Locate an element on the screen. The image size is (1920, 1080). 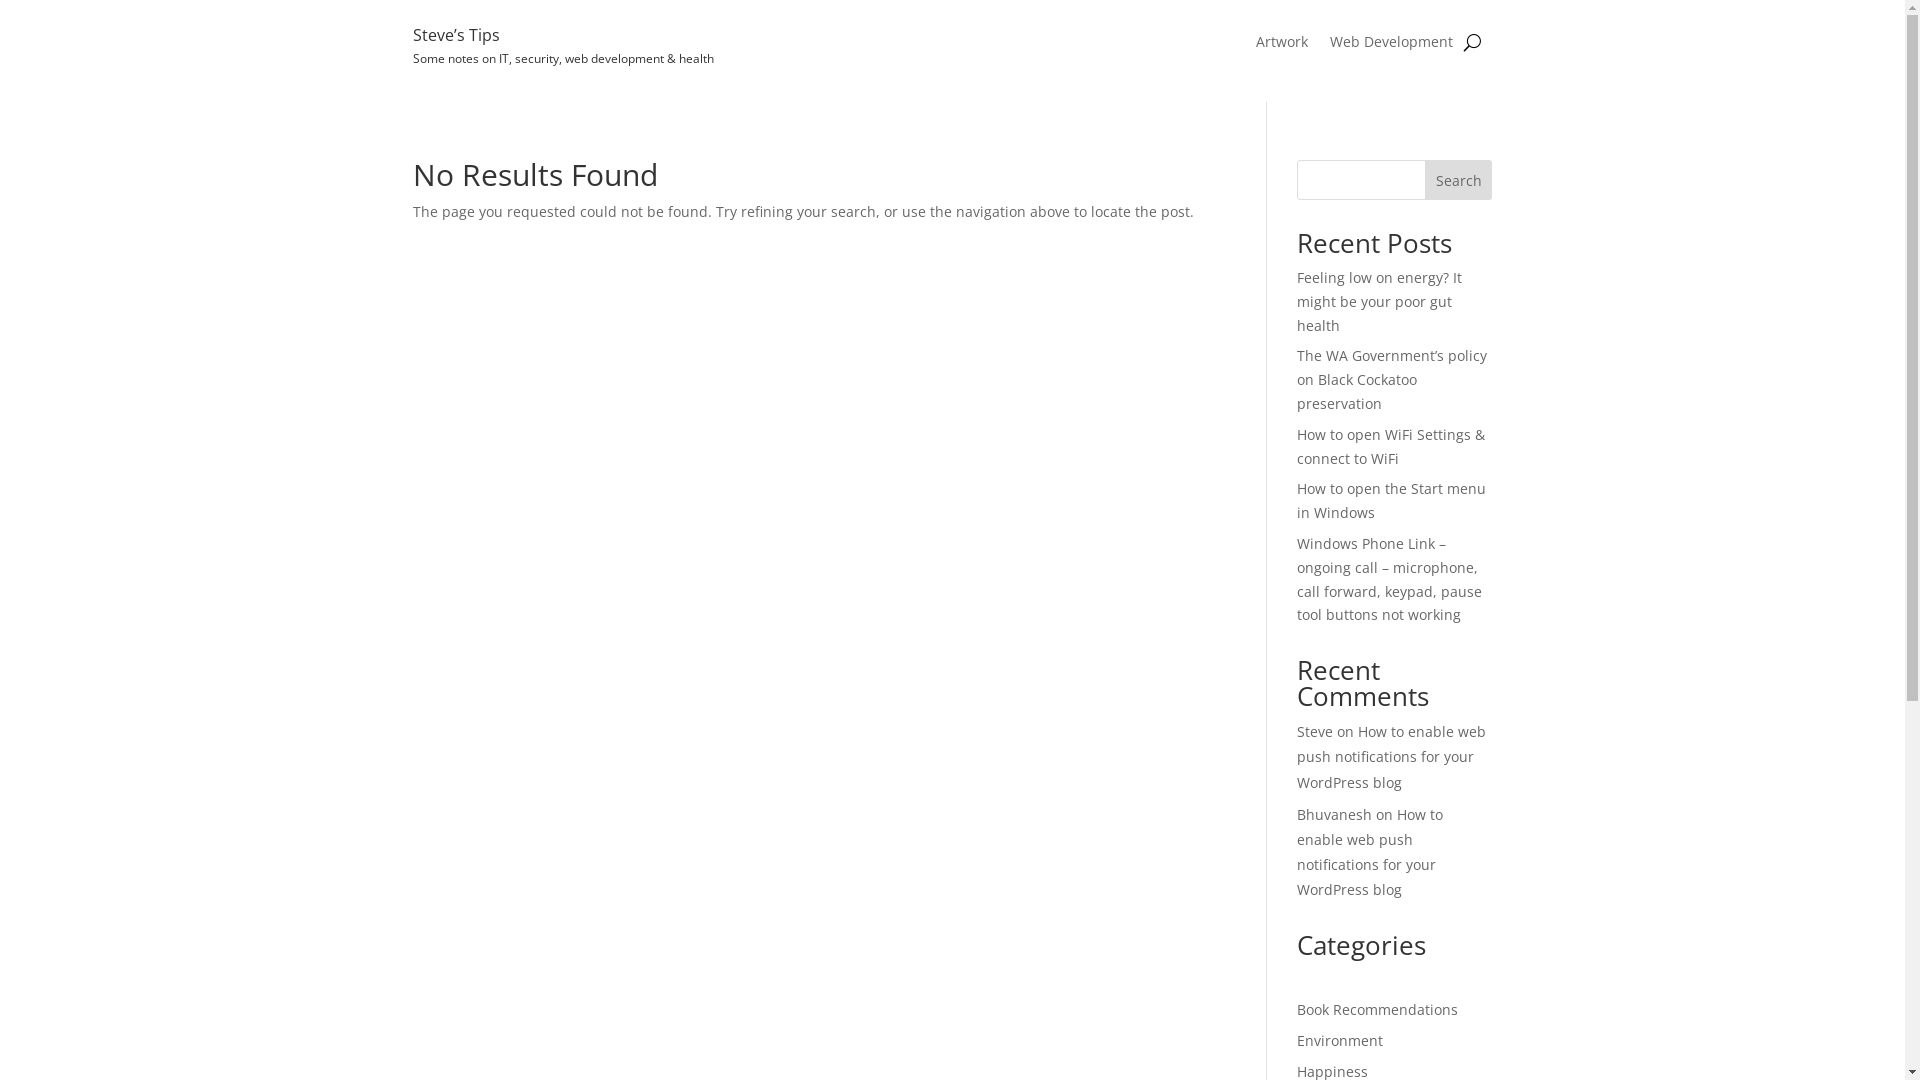
'Artwork' is located at coordinates (1281, 45).